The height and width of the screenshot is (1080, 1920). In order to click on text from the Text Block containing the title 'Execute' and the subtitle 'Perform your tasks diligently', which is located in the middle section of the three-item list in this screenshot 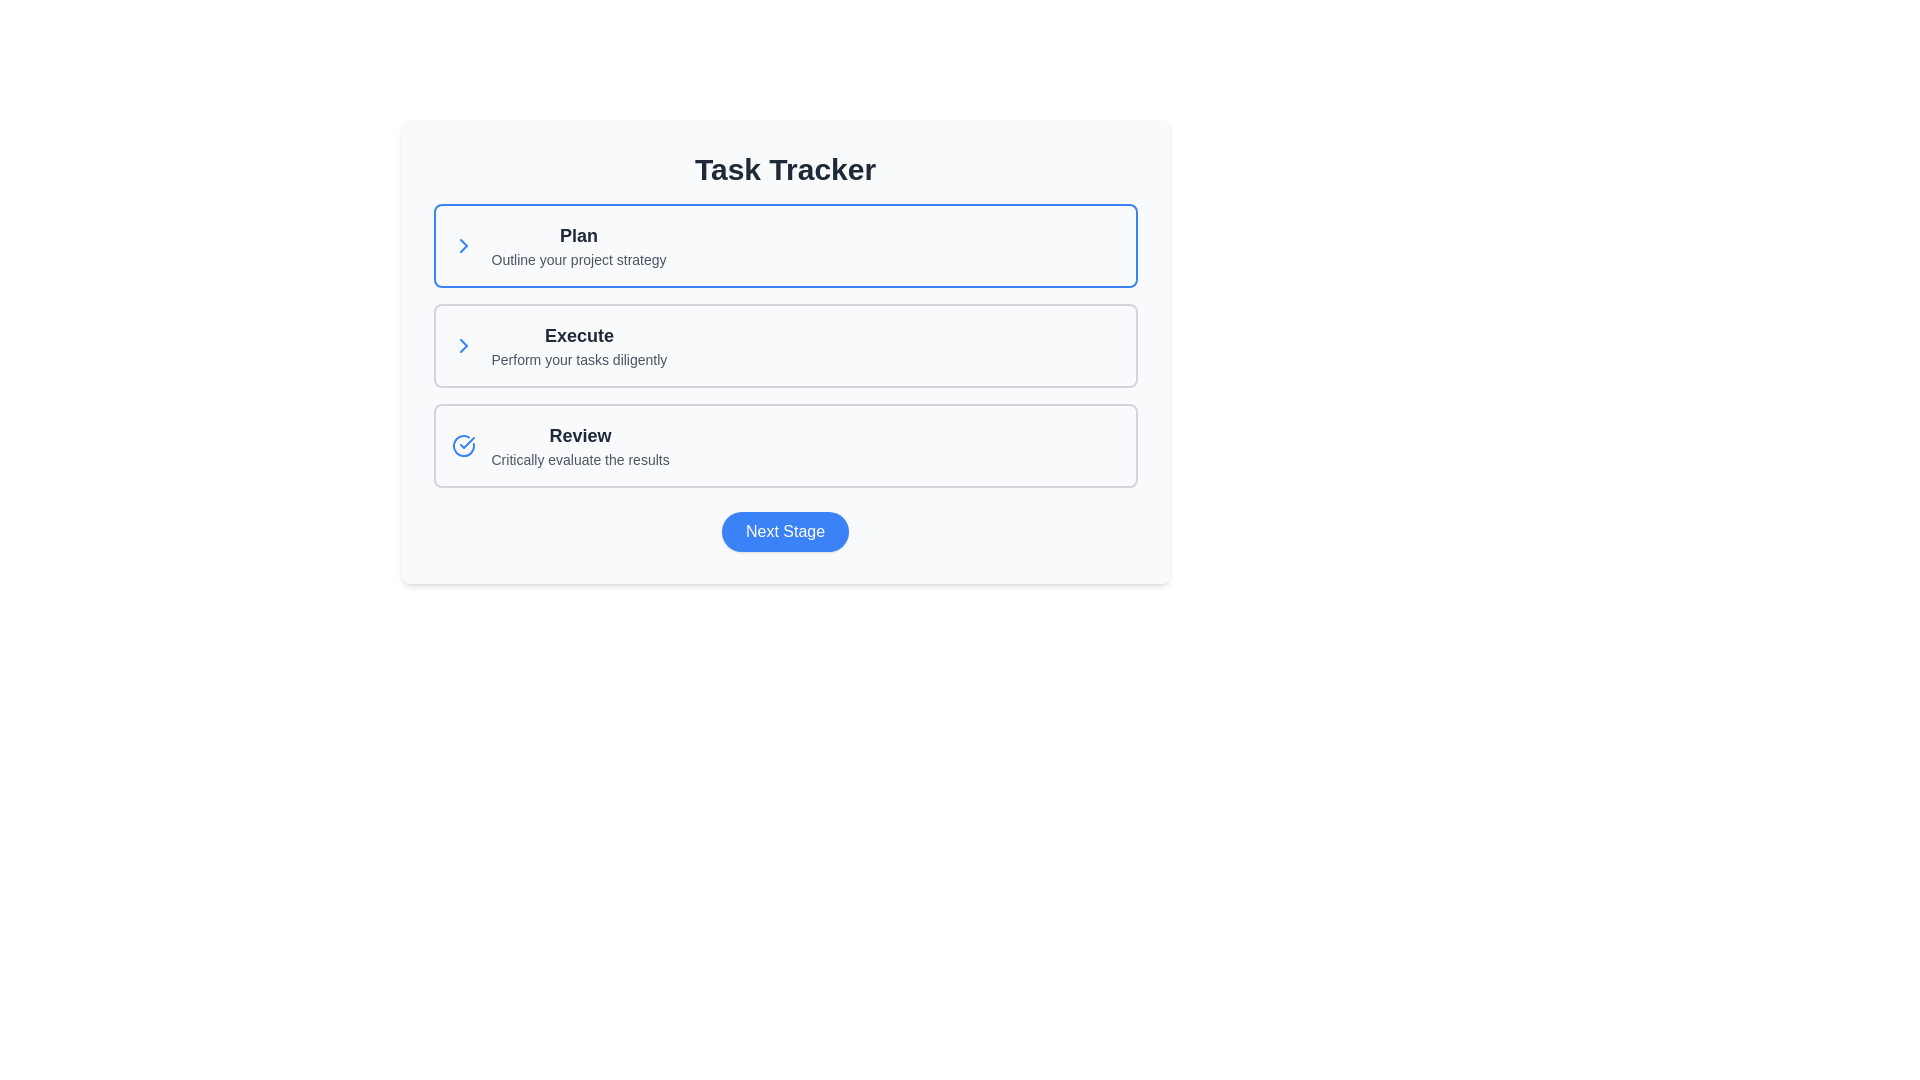, I will do `click(578, 345)`.